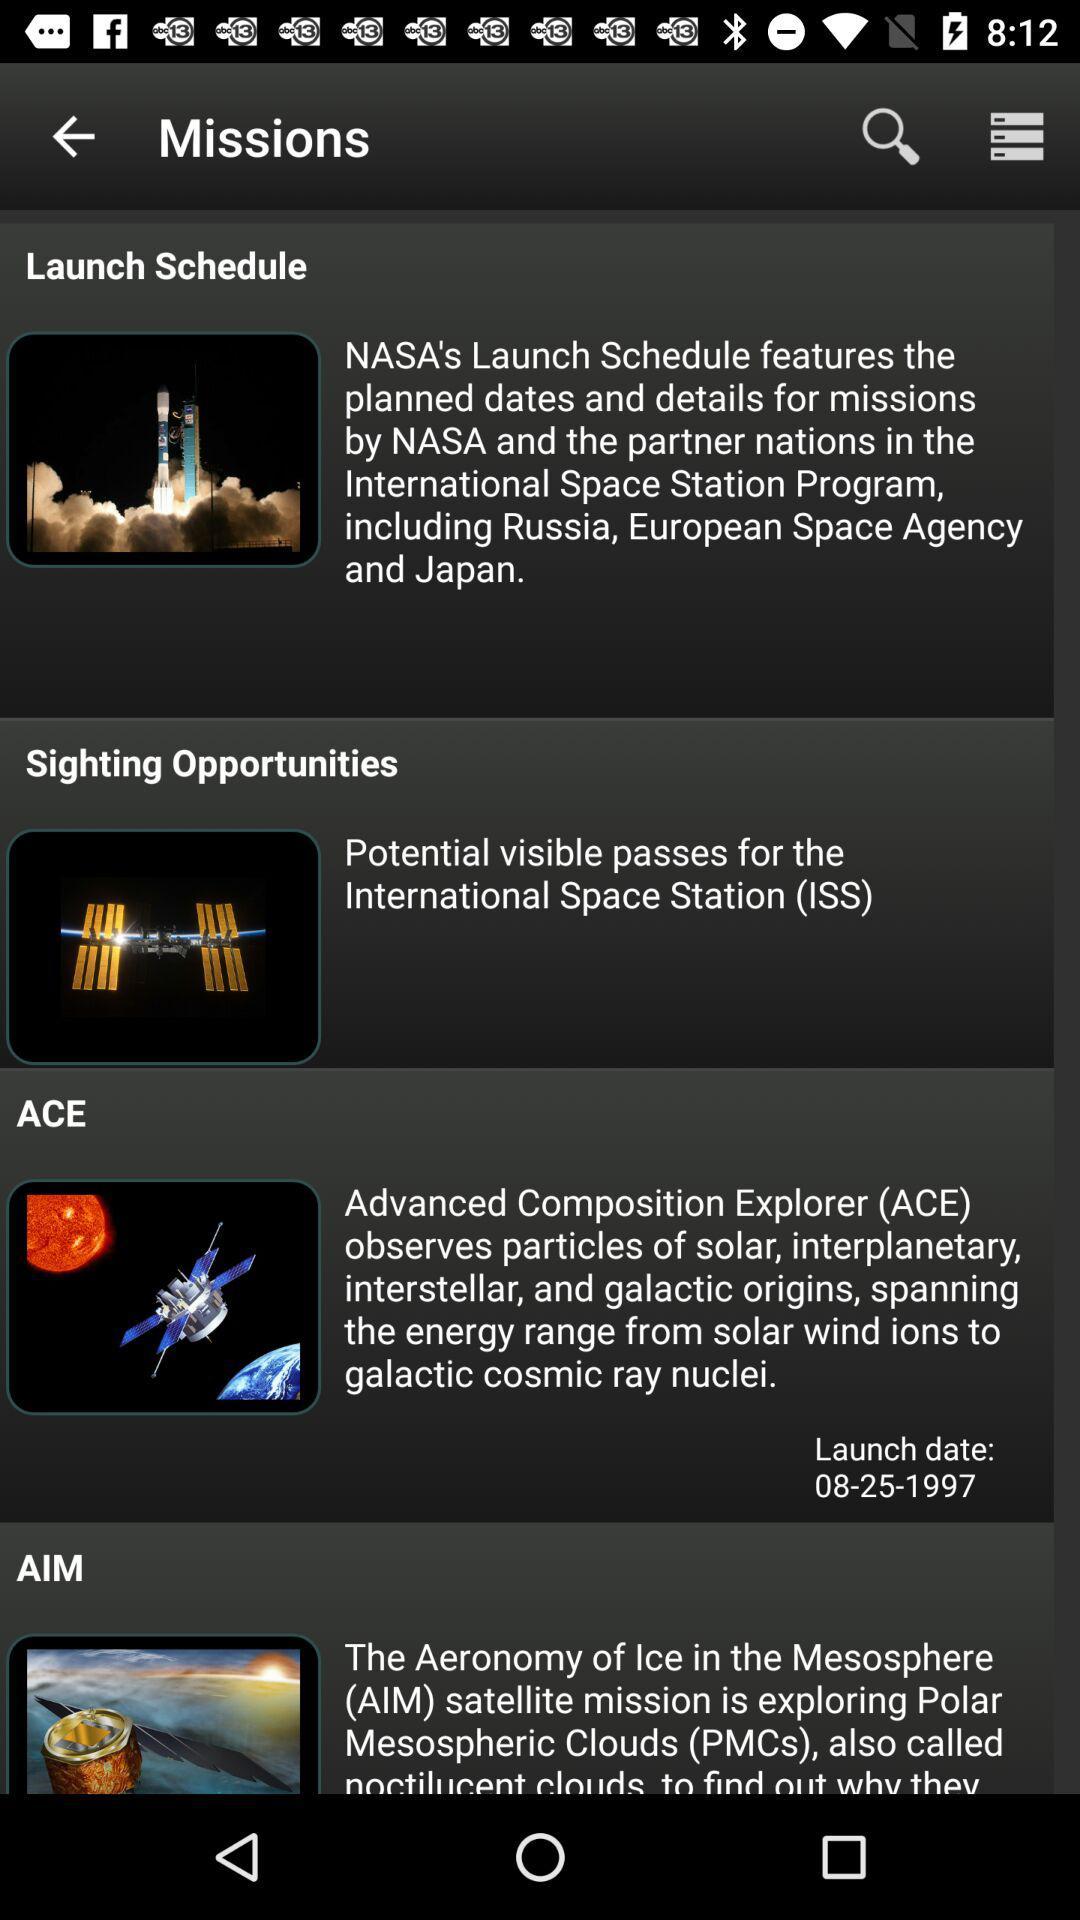  What do you see at coordinates (207, 761) in the screenshot?
I see `the  sighting opportunities item` at bounding box center [207, 761].